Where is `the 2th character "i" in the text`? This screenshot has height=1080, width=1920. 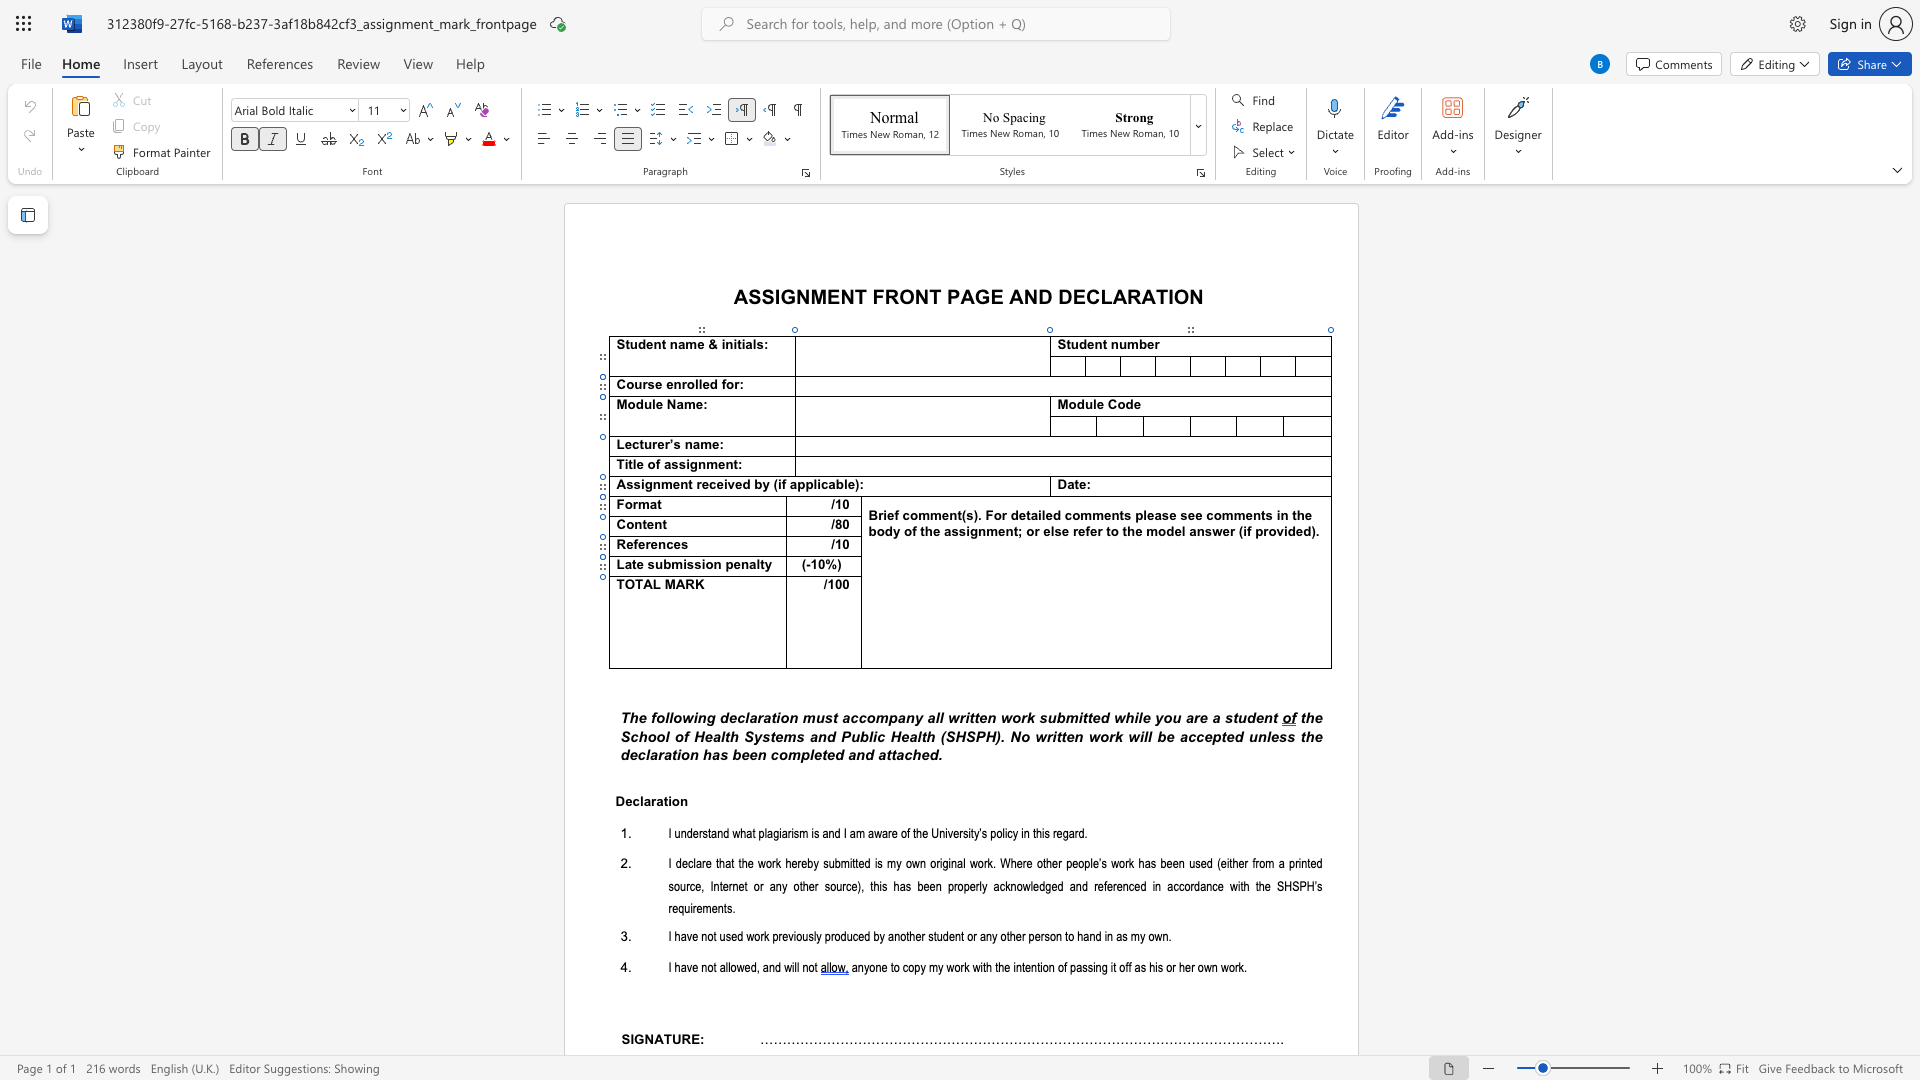
the 2th character "i" in the text is located at coordinates (734, 343).